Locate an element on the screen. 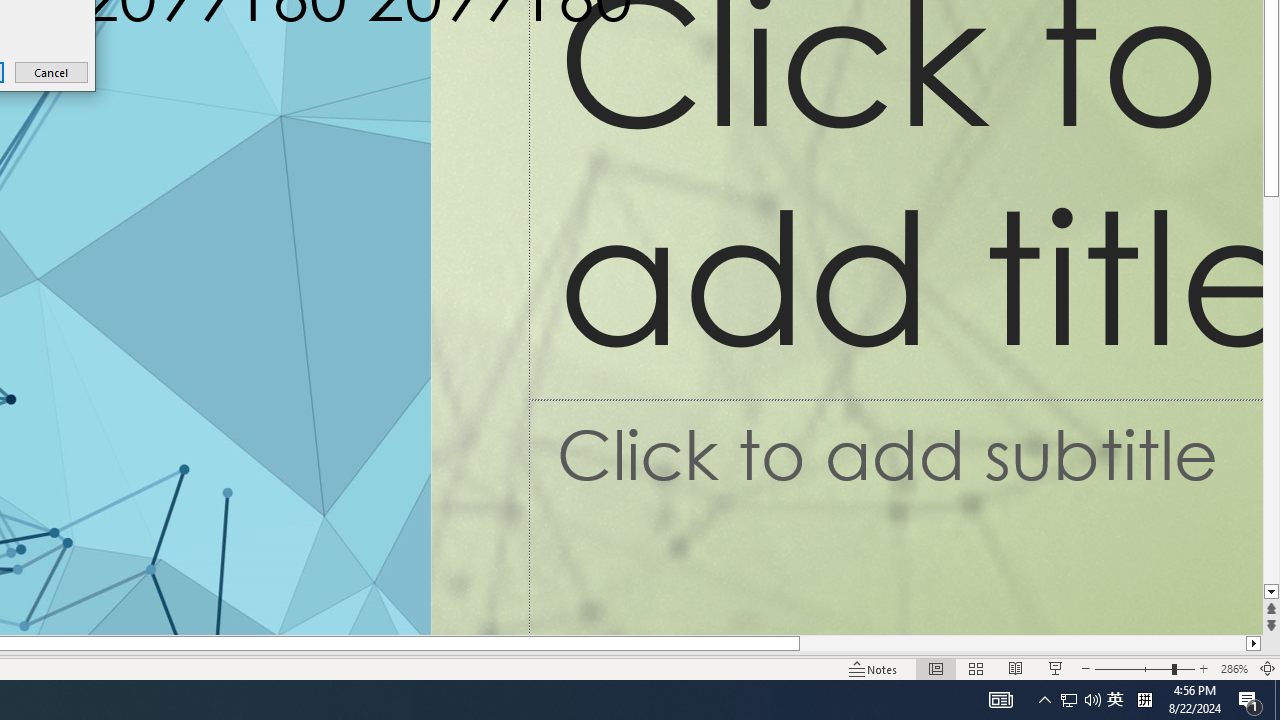 The height and width of the screenshot is (720, 1280). 'Action Center, 1 new notification' is located at coordinates (1250, 698).